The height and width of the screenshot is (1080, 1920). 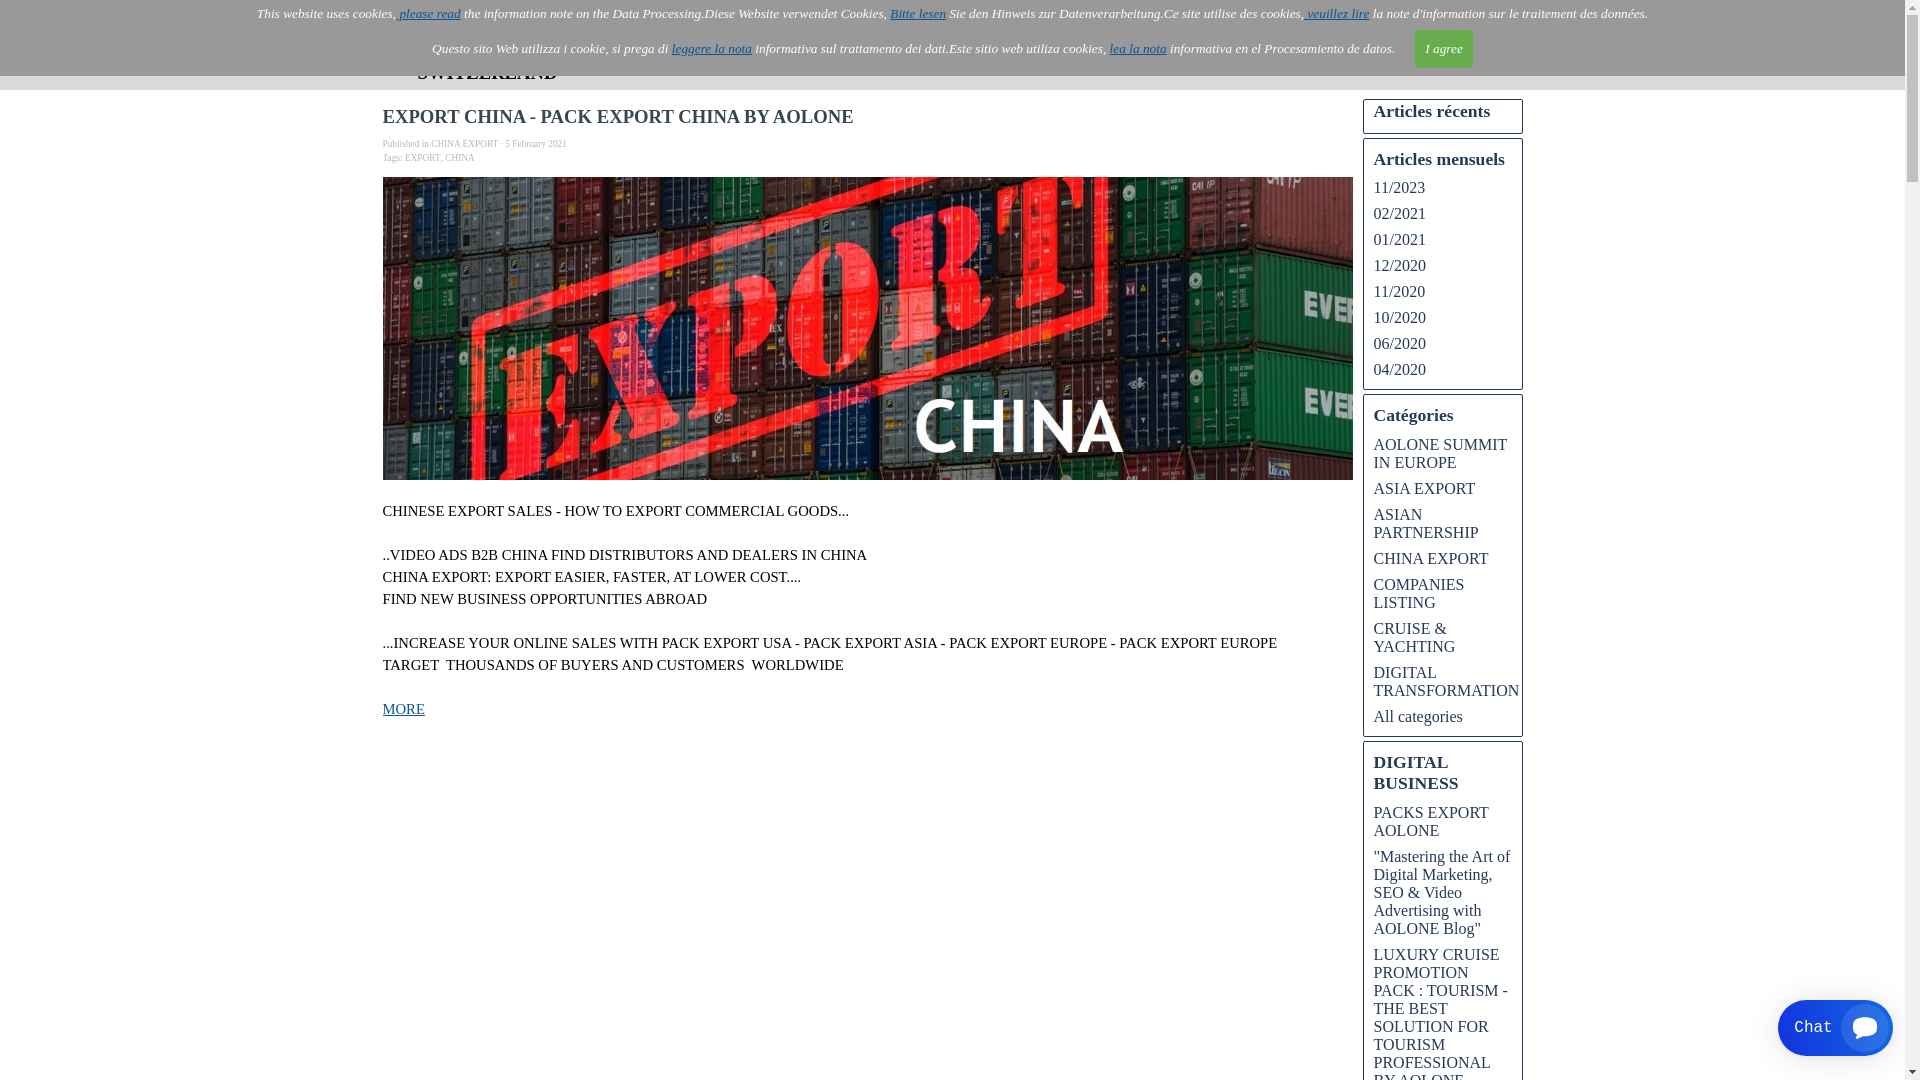 I want to click on 'EXPORT', so click(x=421, y=157).